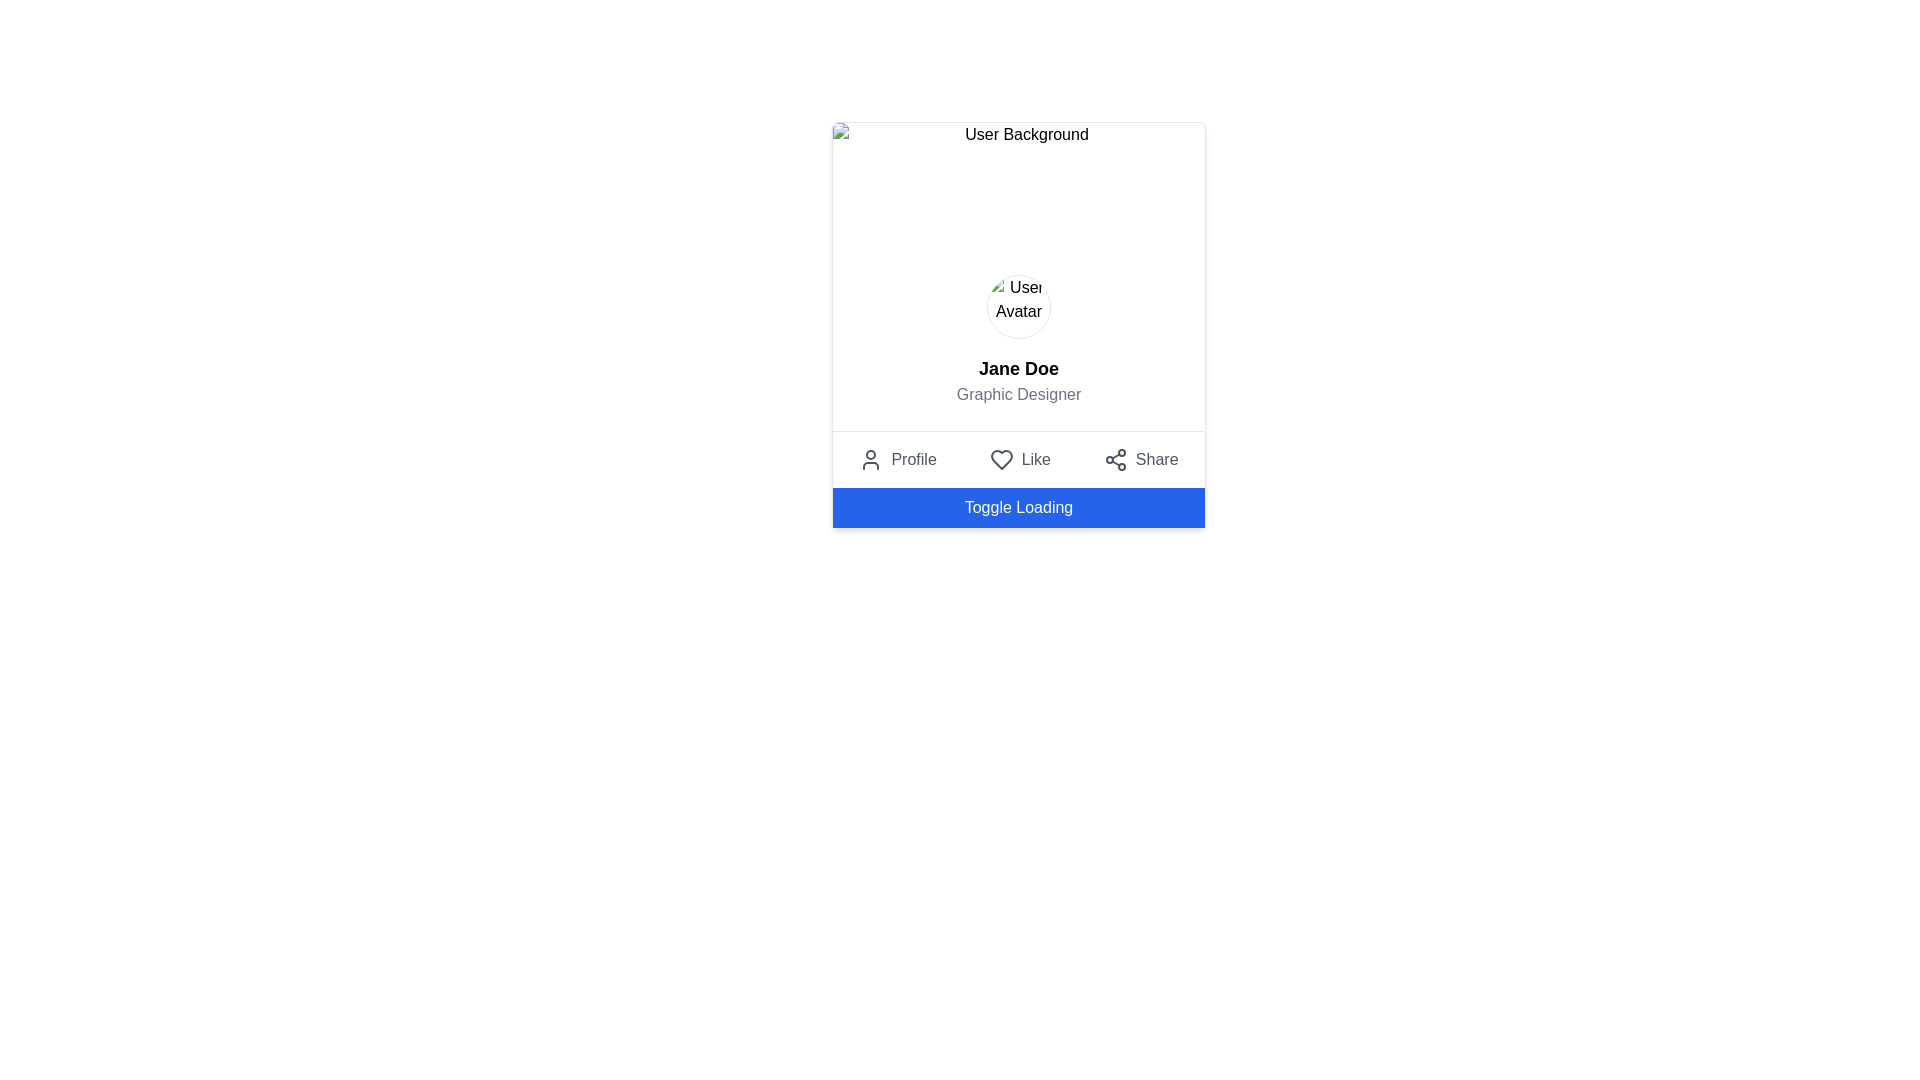 The height and width of the screenshot is (1080, 1920). Describe the element at coordinates (1157, 459) in the screenshot. I see `the 'Share' label, which is the last element in a group of three items including 'Profile', 'Like', and 'Share', all displayed below a user profile card` at that location.